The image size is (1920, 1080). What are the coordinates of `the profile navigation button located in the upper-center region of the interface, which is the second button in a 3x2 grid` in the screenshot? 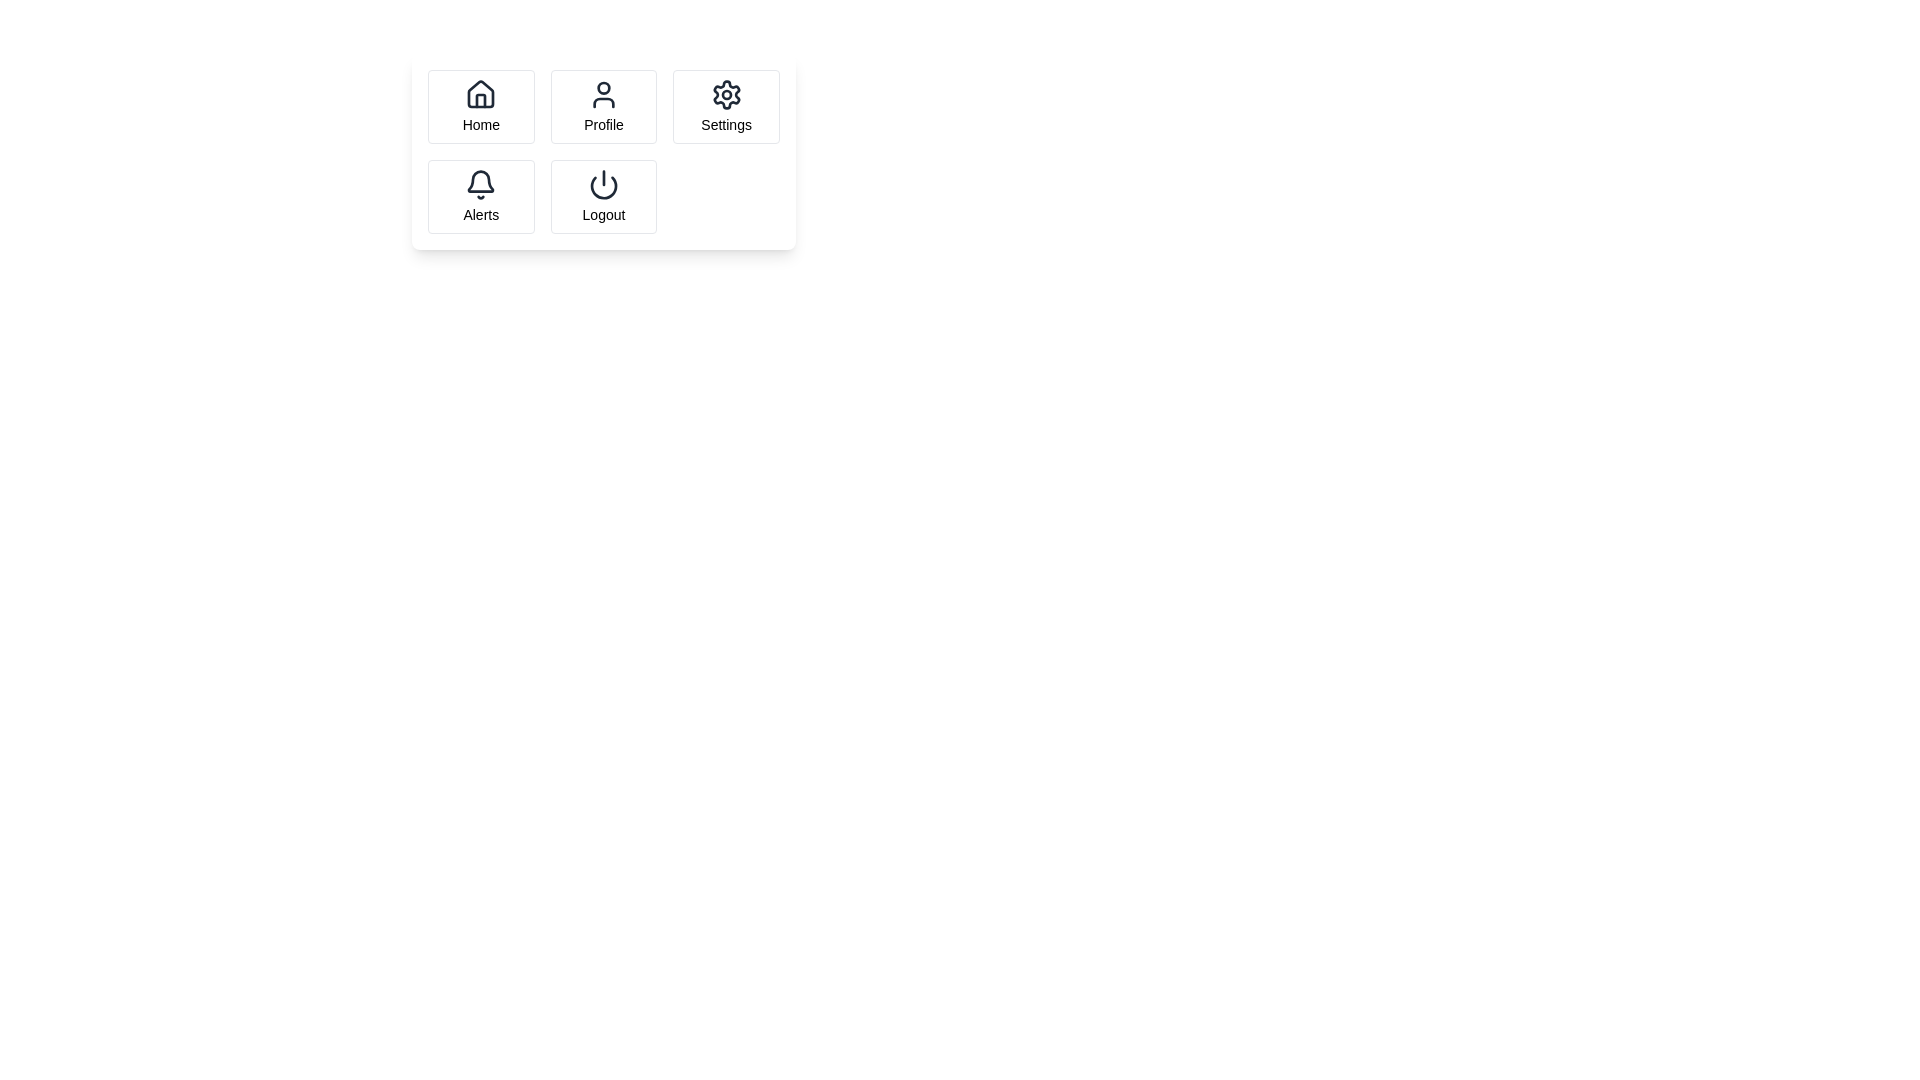 It's located at (603, 107).